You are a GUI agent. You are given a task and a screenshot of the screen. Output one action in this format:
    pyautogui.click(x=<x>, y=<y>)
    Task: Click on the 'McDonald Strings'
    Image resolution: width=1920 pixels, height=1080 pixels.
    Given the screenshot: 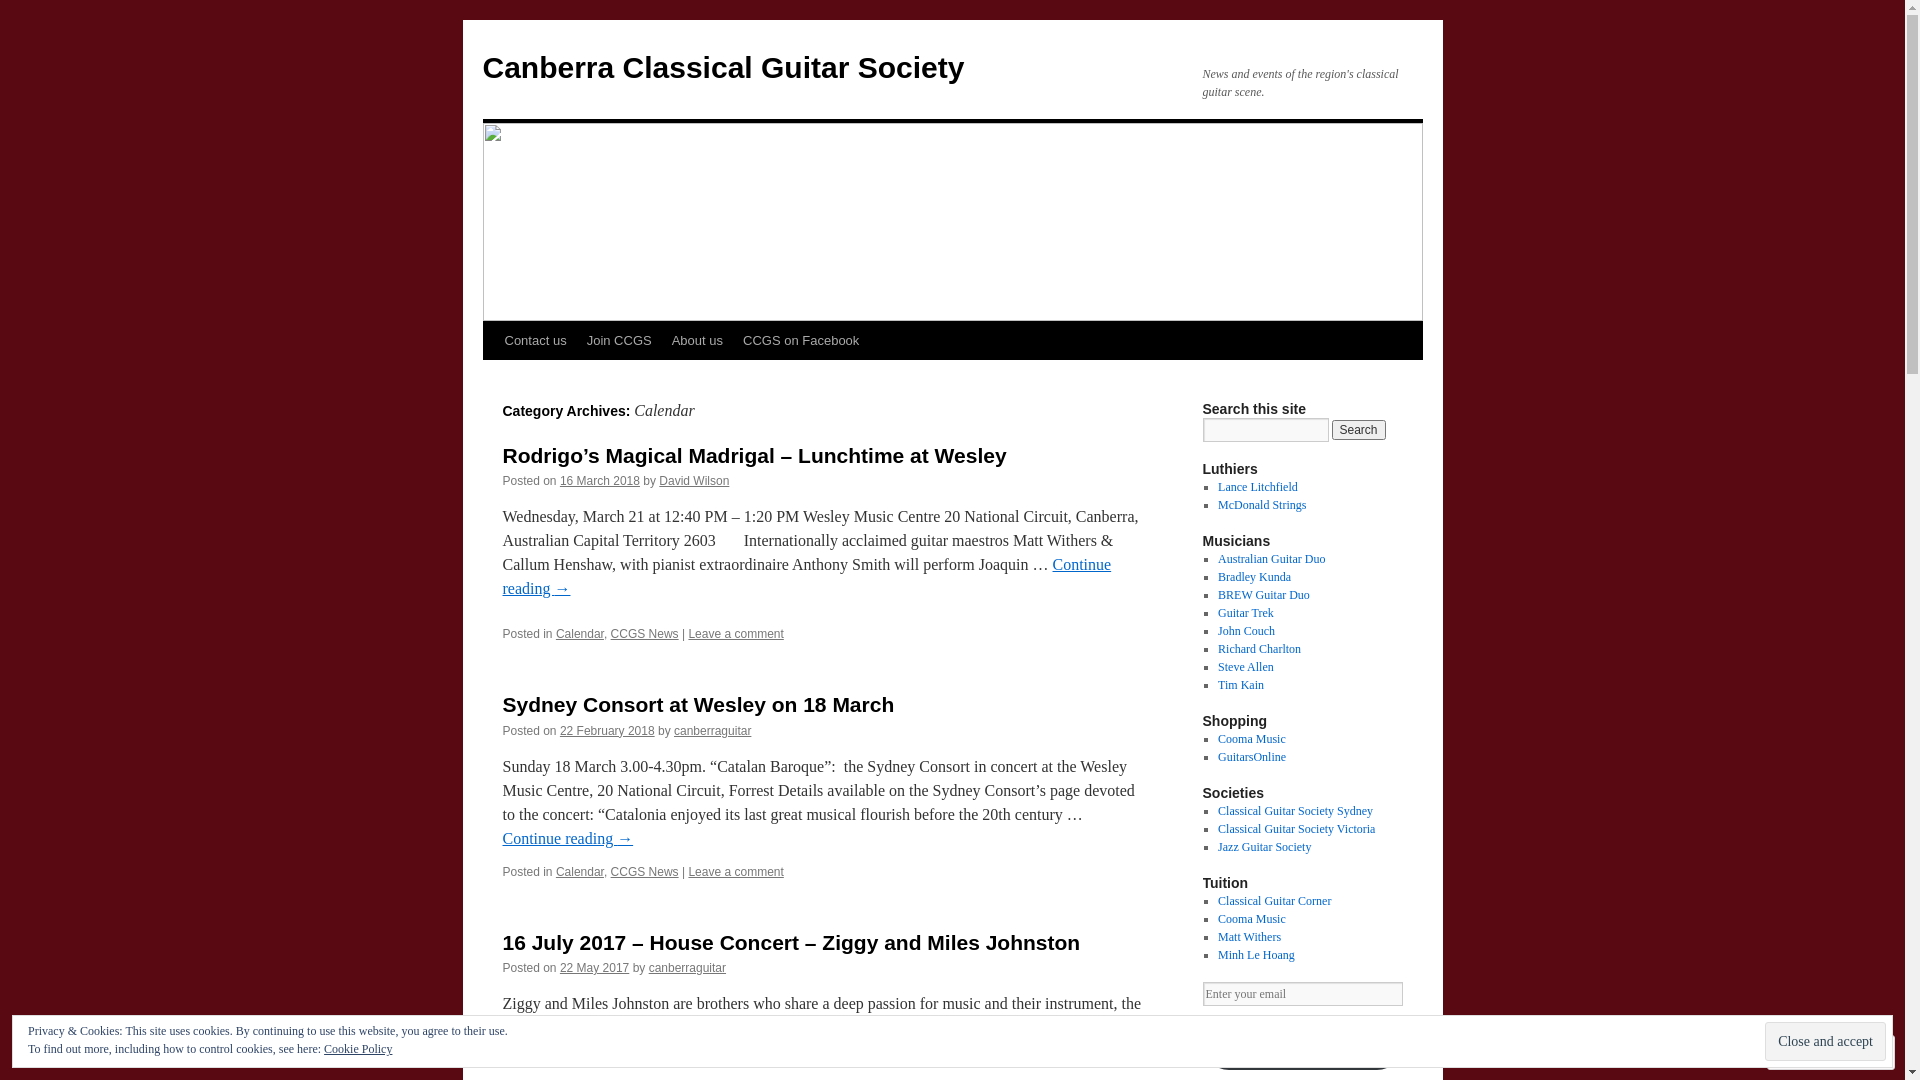 What is the action you would take?
    pyautogui.click(x=1217, y=504)
    